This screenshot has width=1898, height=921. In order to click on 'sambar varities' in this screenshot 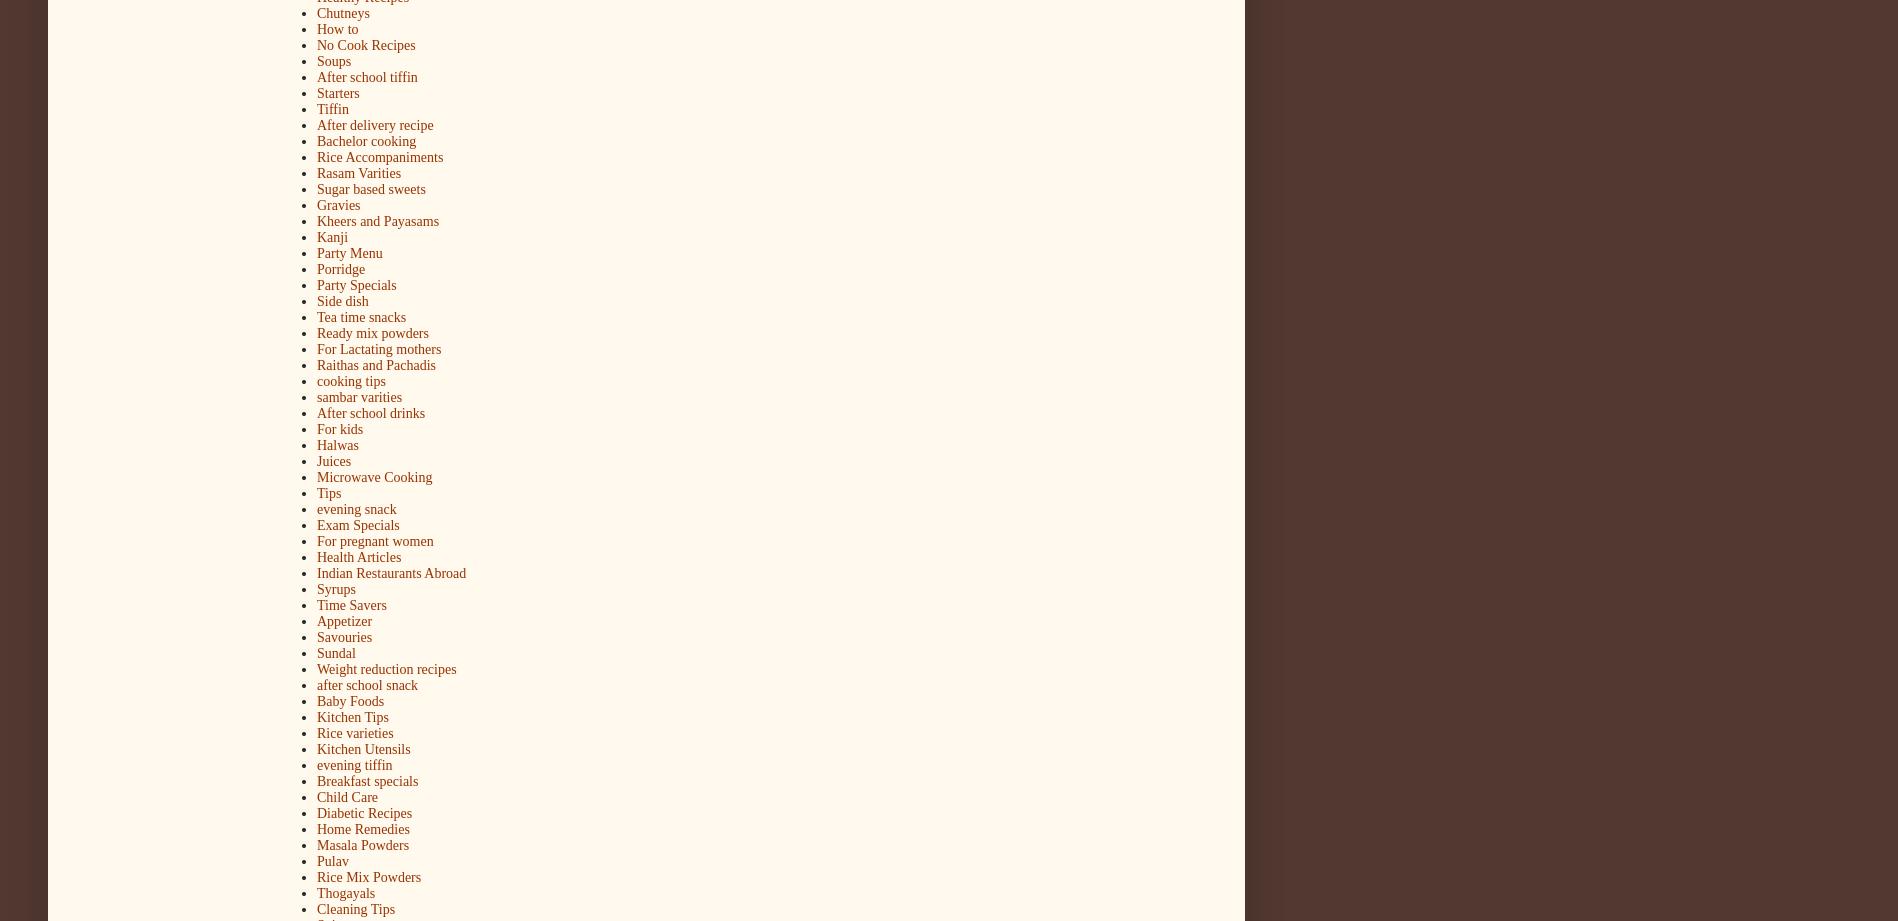, I will do `click(359, 397)`.